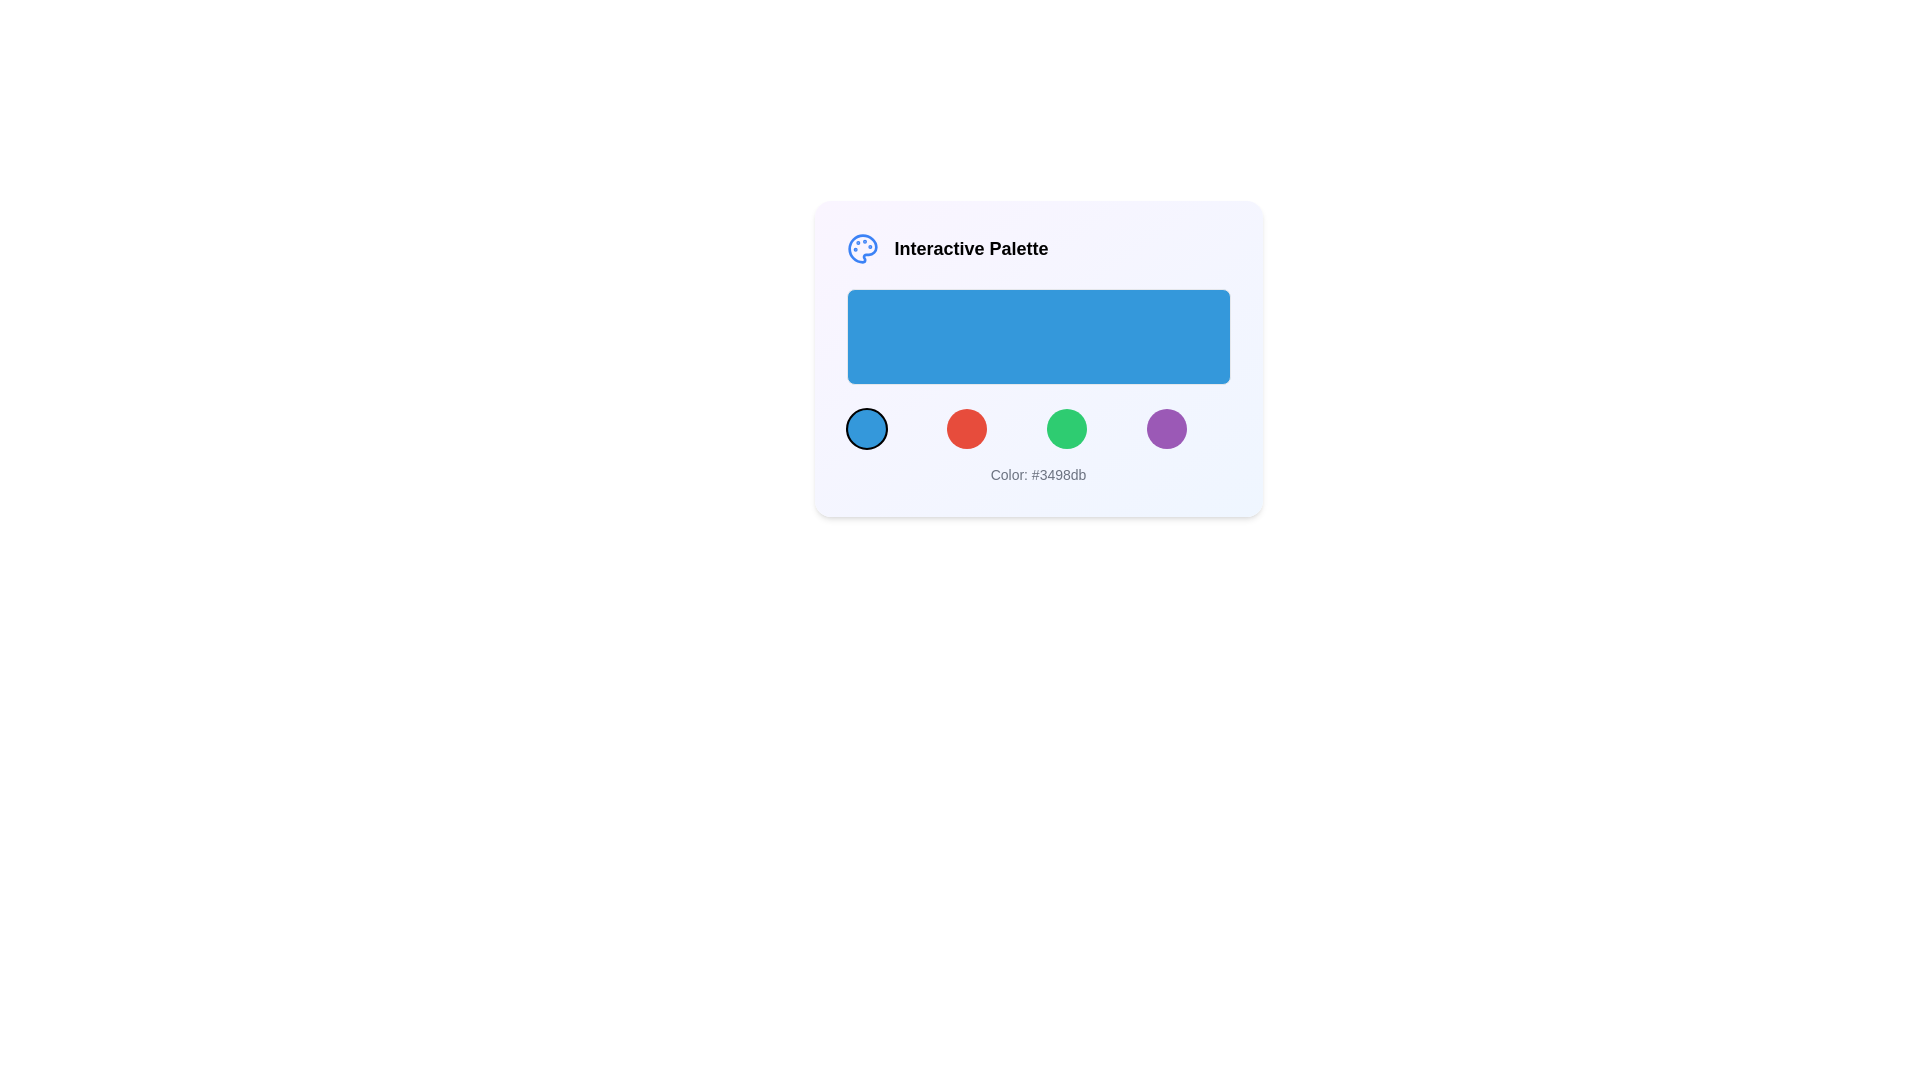 Image resolution: width=1920 pixels, height=1080 pixels. I want to click on text displayed in the text label that shows the currently selected color code, located just below a row of four circular color icons, so click(1038, 474).